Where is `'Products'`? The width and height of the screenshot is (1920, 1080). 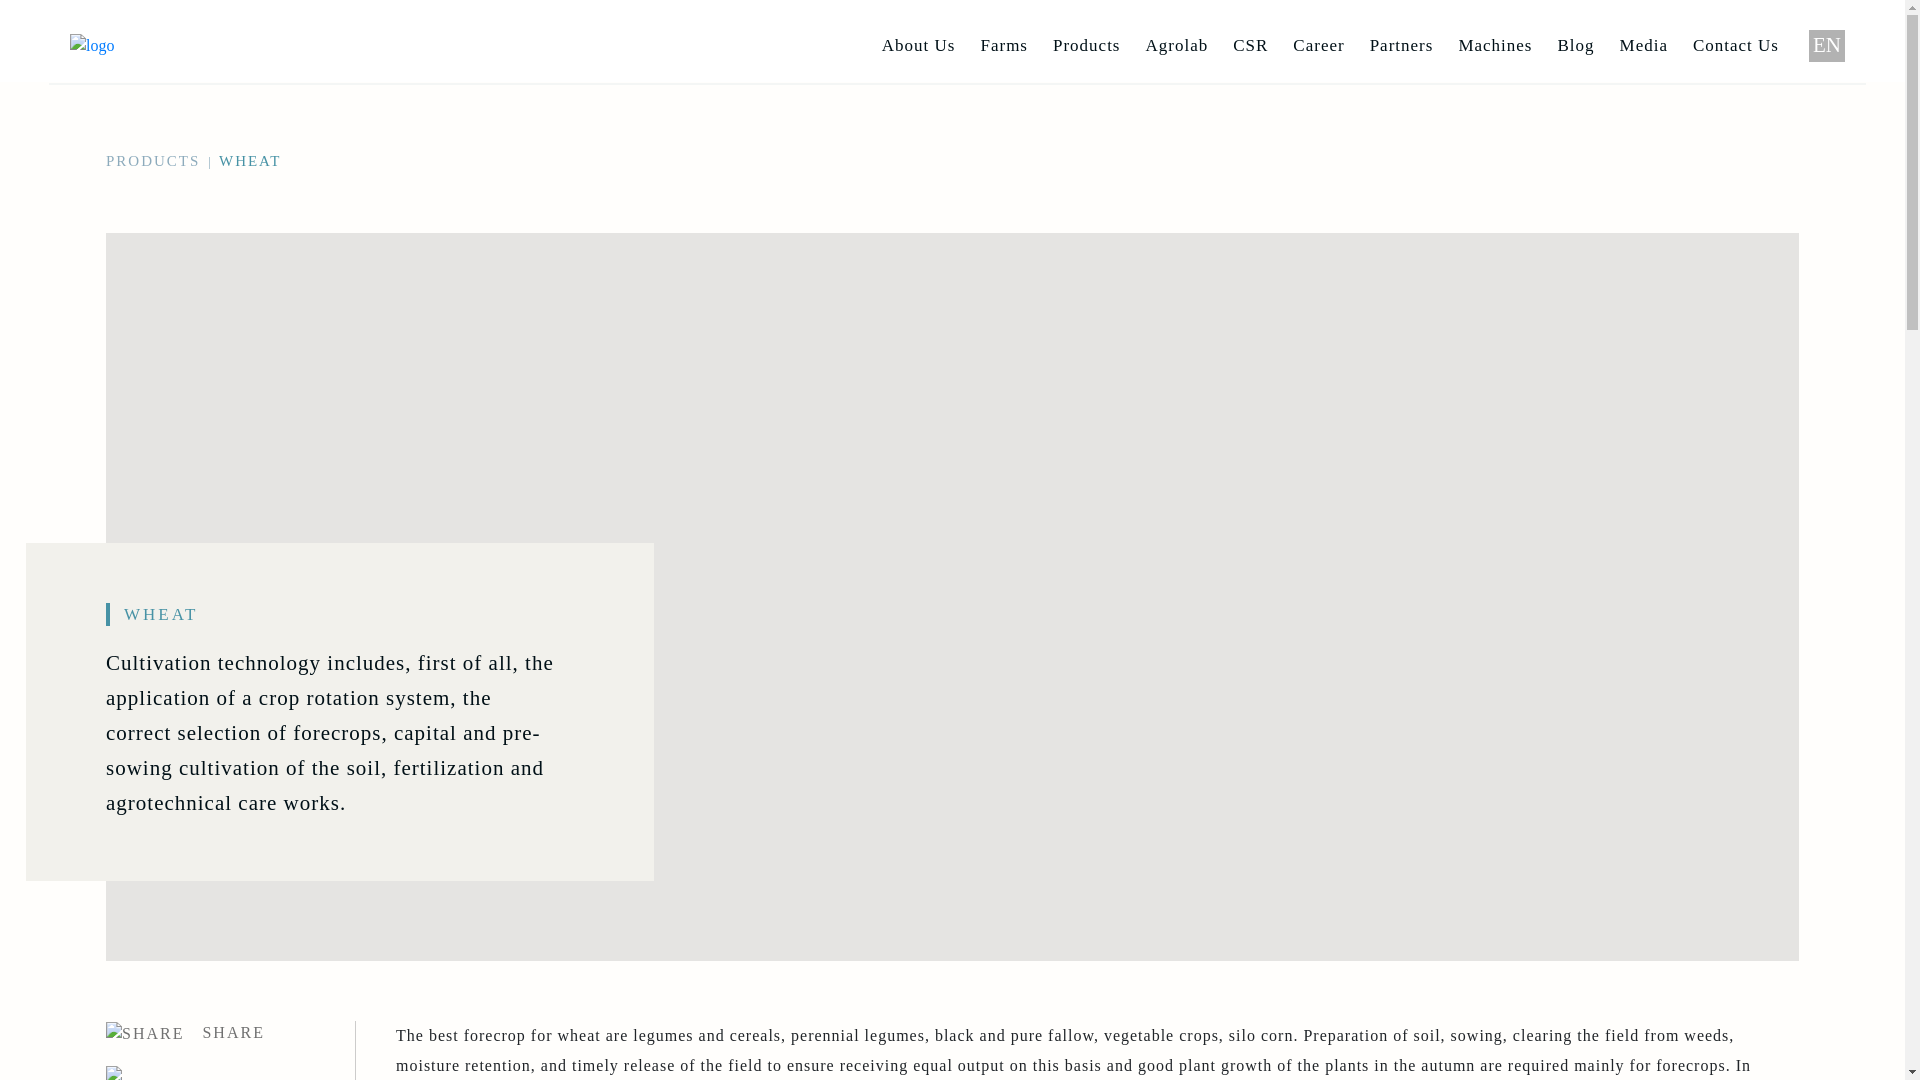 'Products' is located at coordinates (1085, 45).